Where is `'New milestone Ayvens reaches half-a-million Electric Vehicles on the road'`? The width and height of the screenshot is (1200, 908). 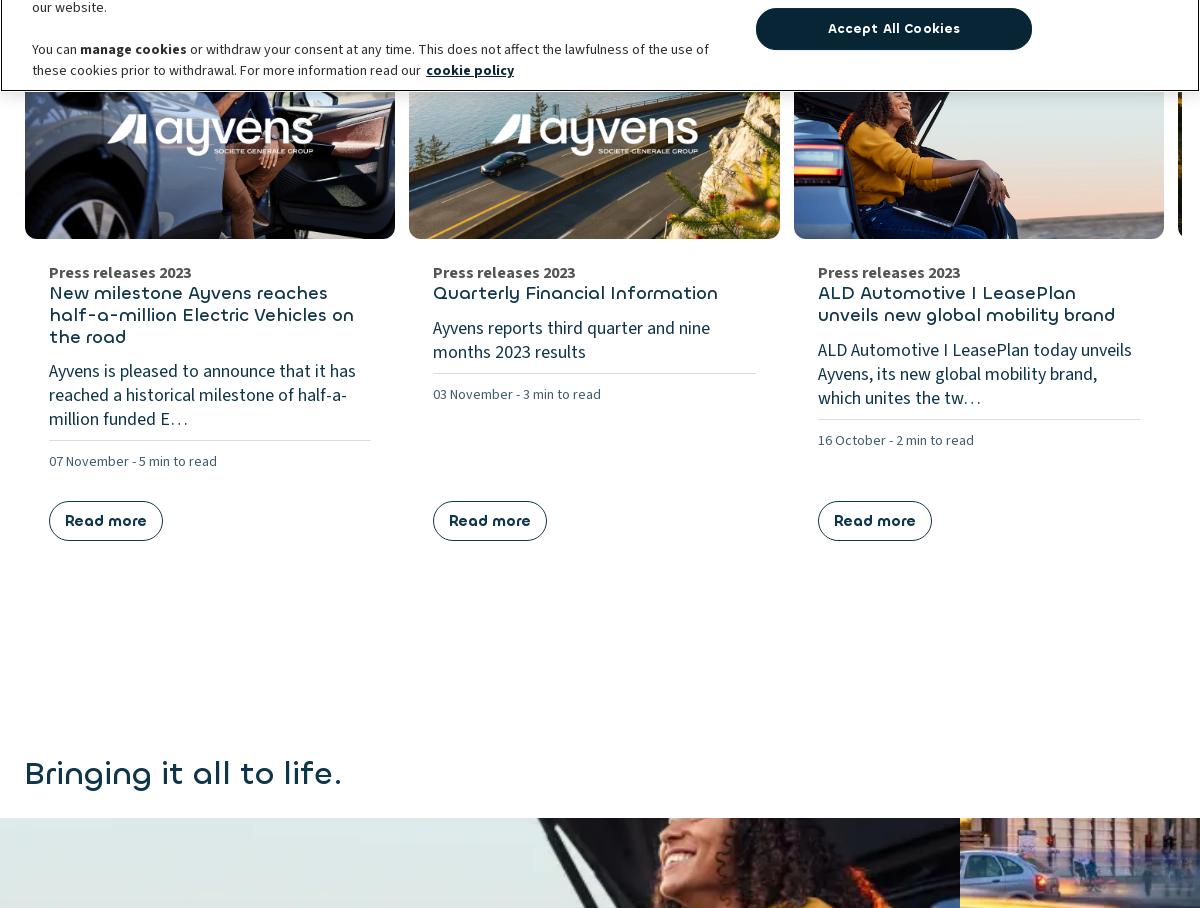
'New milestone Ayvens reaches half-a-million Electric Vehicles on the road' is located at coordinates (200, 313).